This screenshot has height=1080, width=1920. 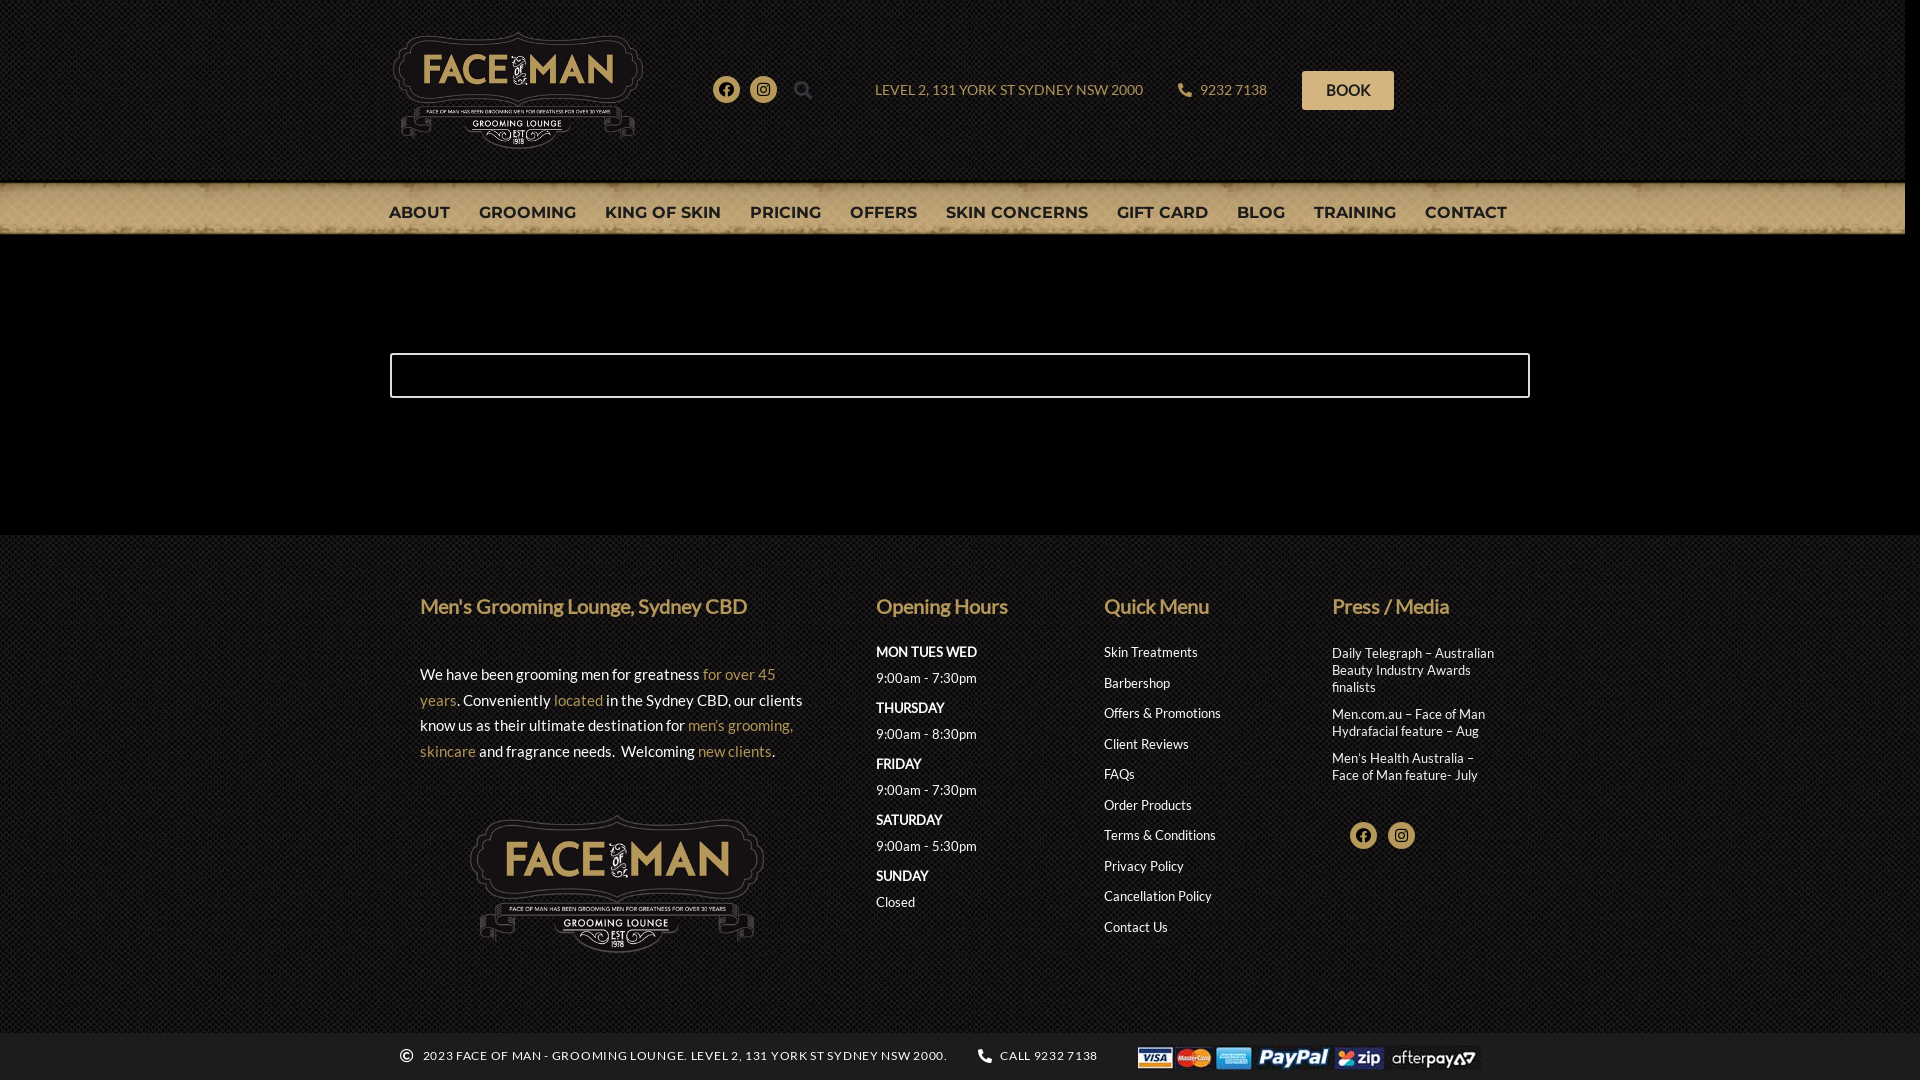 What do you see at coordinates (784, 212) in the screenshot?
I see `'PRICING'` at bounding box center [784, 212].